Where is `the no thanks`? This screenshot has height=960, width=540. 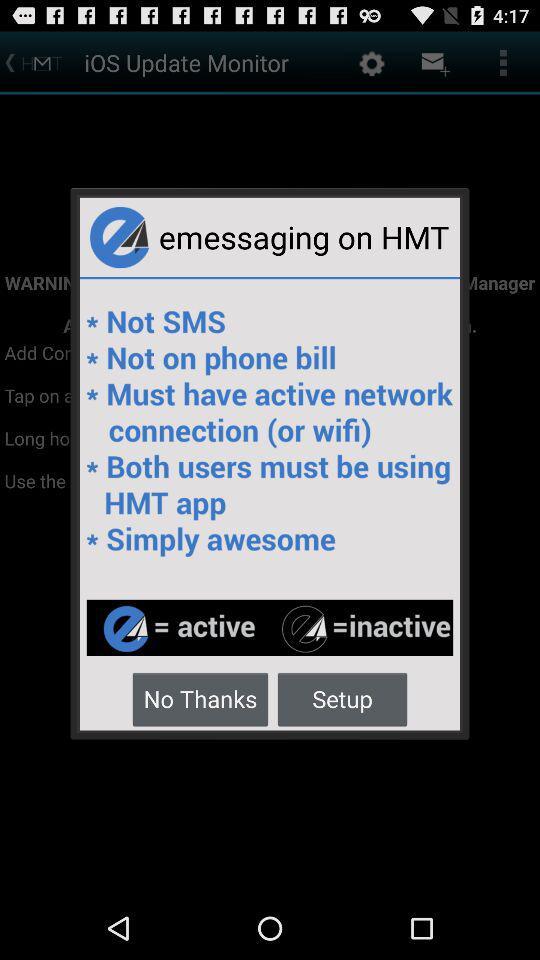 the no thanks is located at coordinates (200, 698).